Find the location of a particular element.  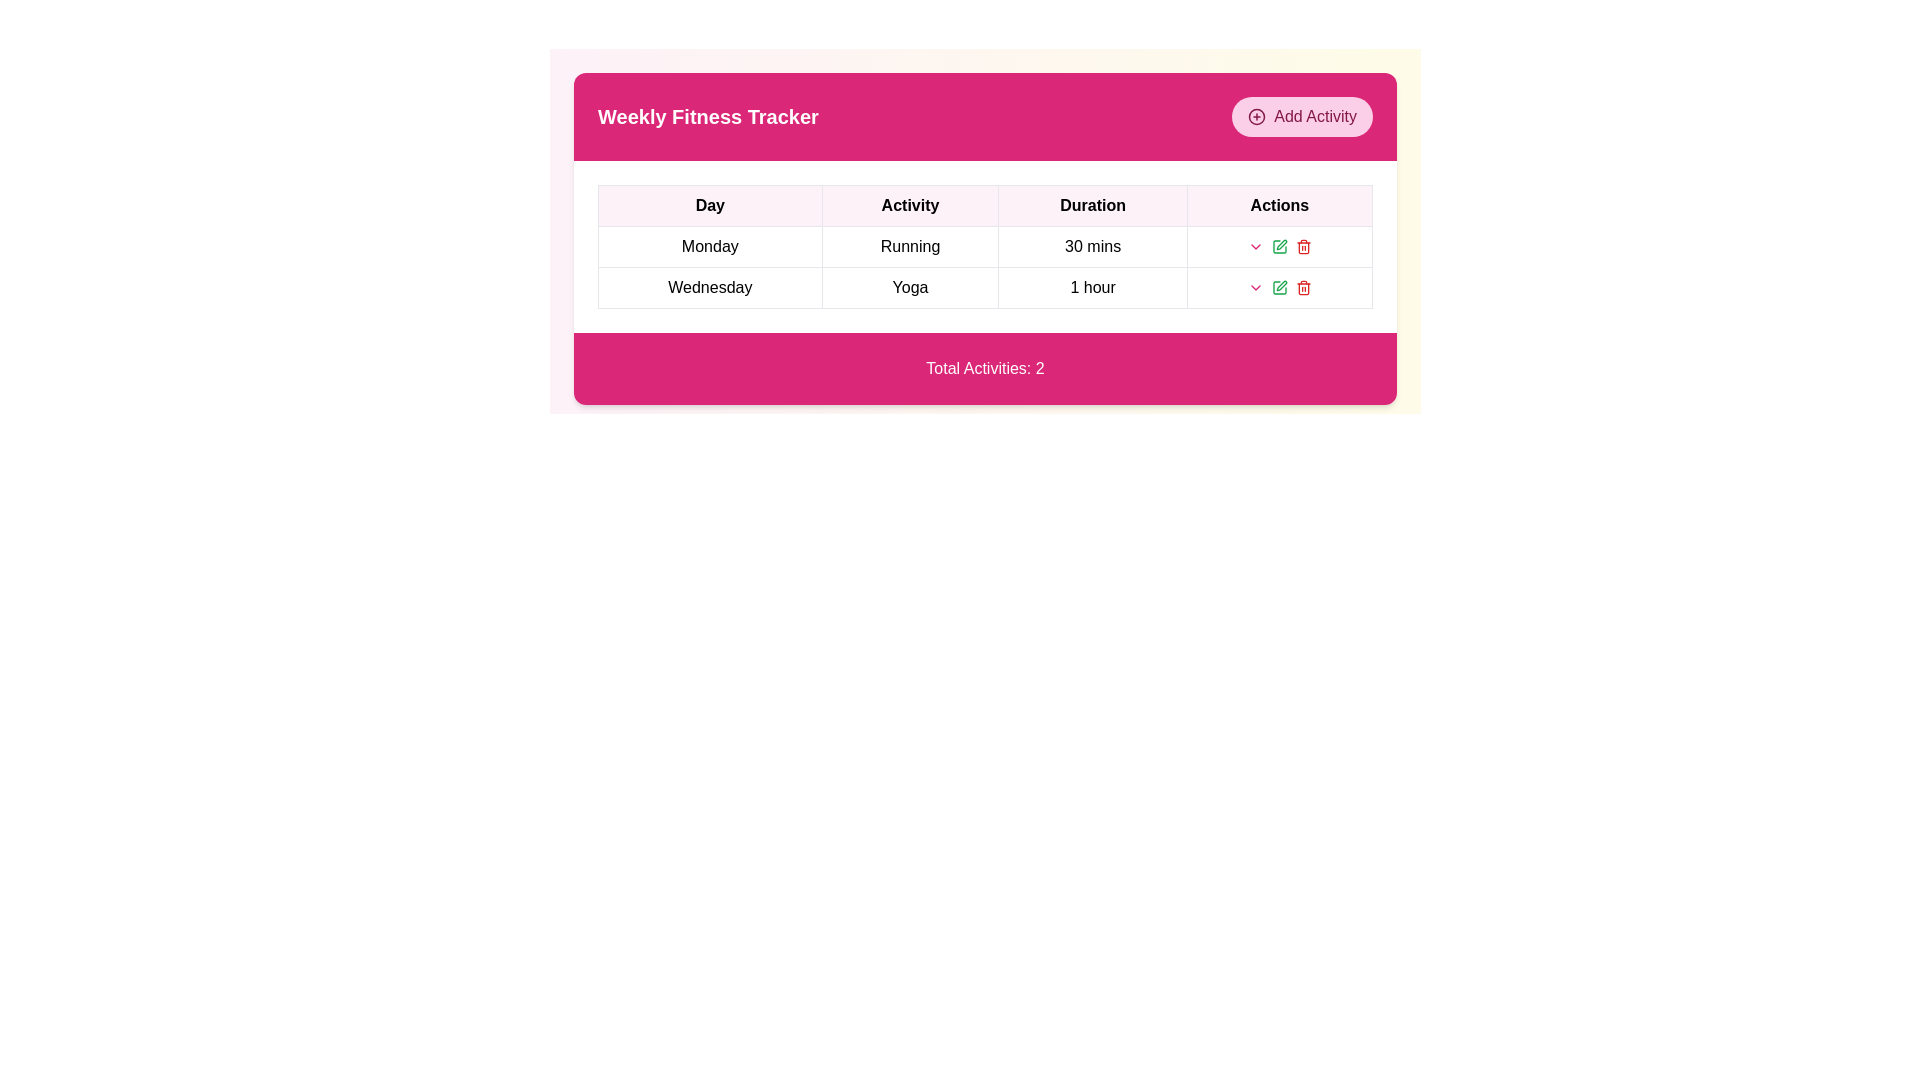

the static text label displaying 'Yoga' in the 'Activity' column for Wednesday in the fitness tracker table is located at coordinates (909, 288).